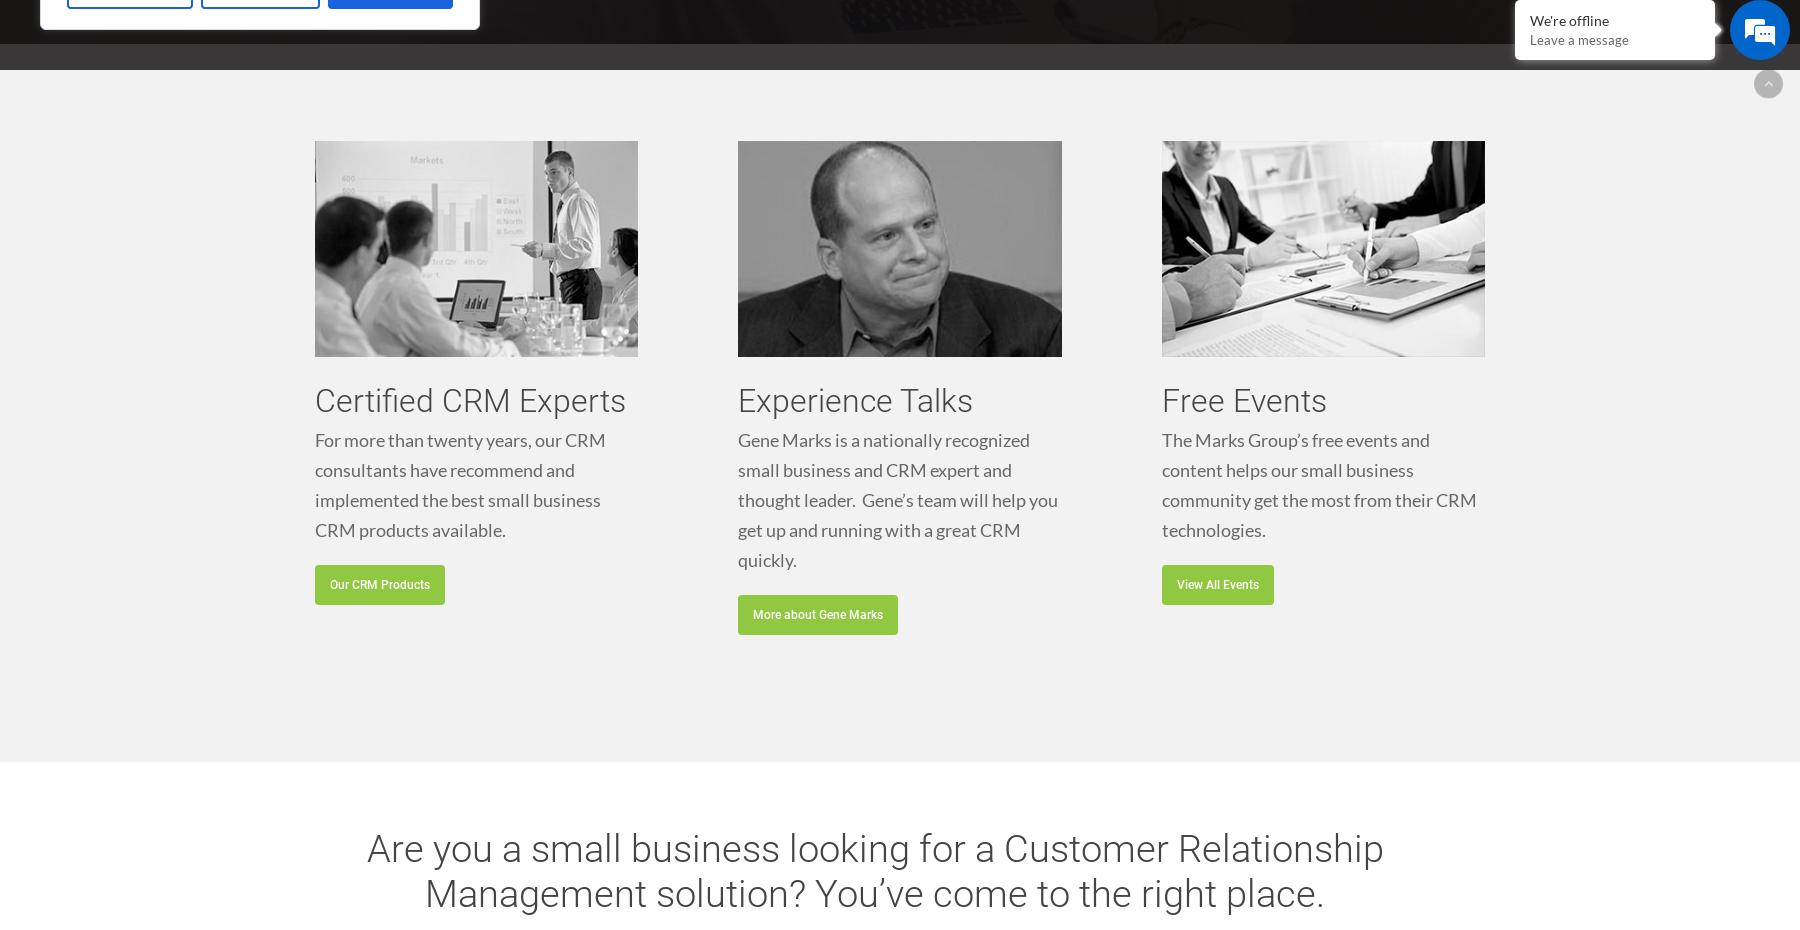 The height and width of the screenshot is (930, 1800). What do you see at coordinates (855, 399) in the screenshot?
I see `'Experience Talks'` at bounding box center [855, 399].